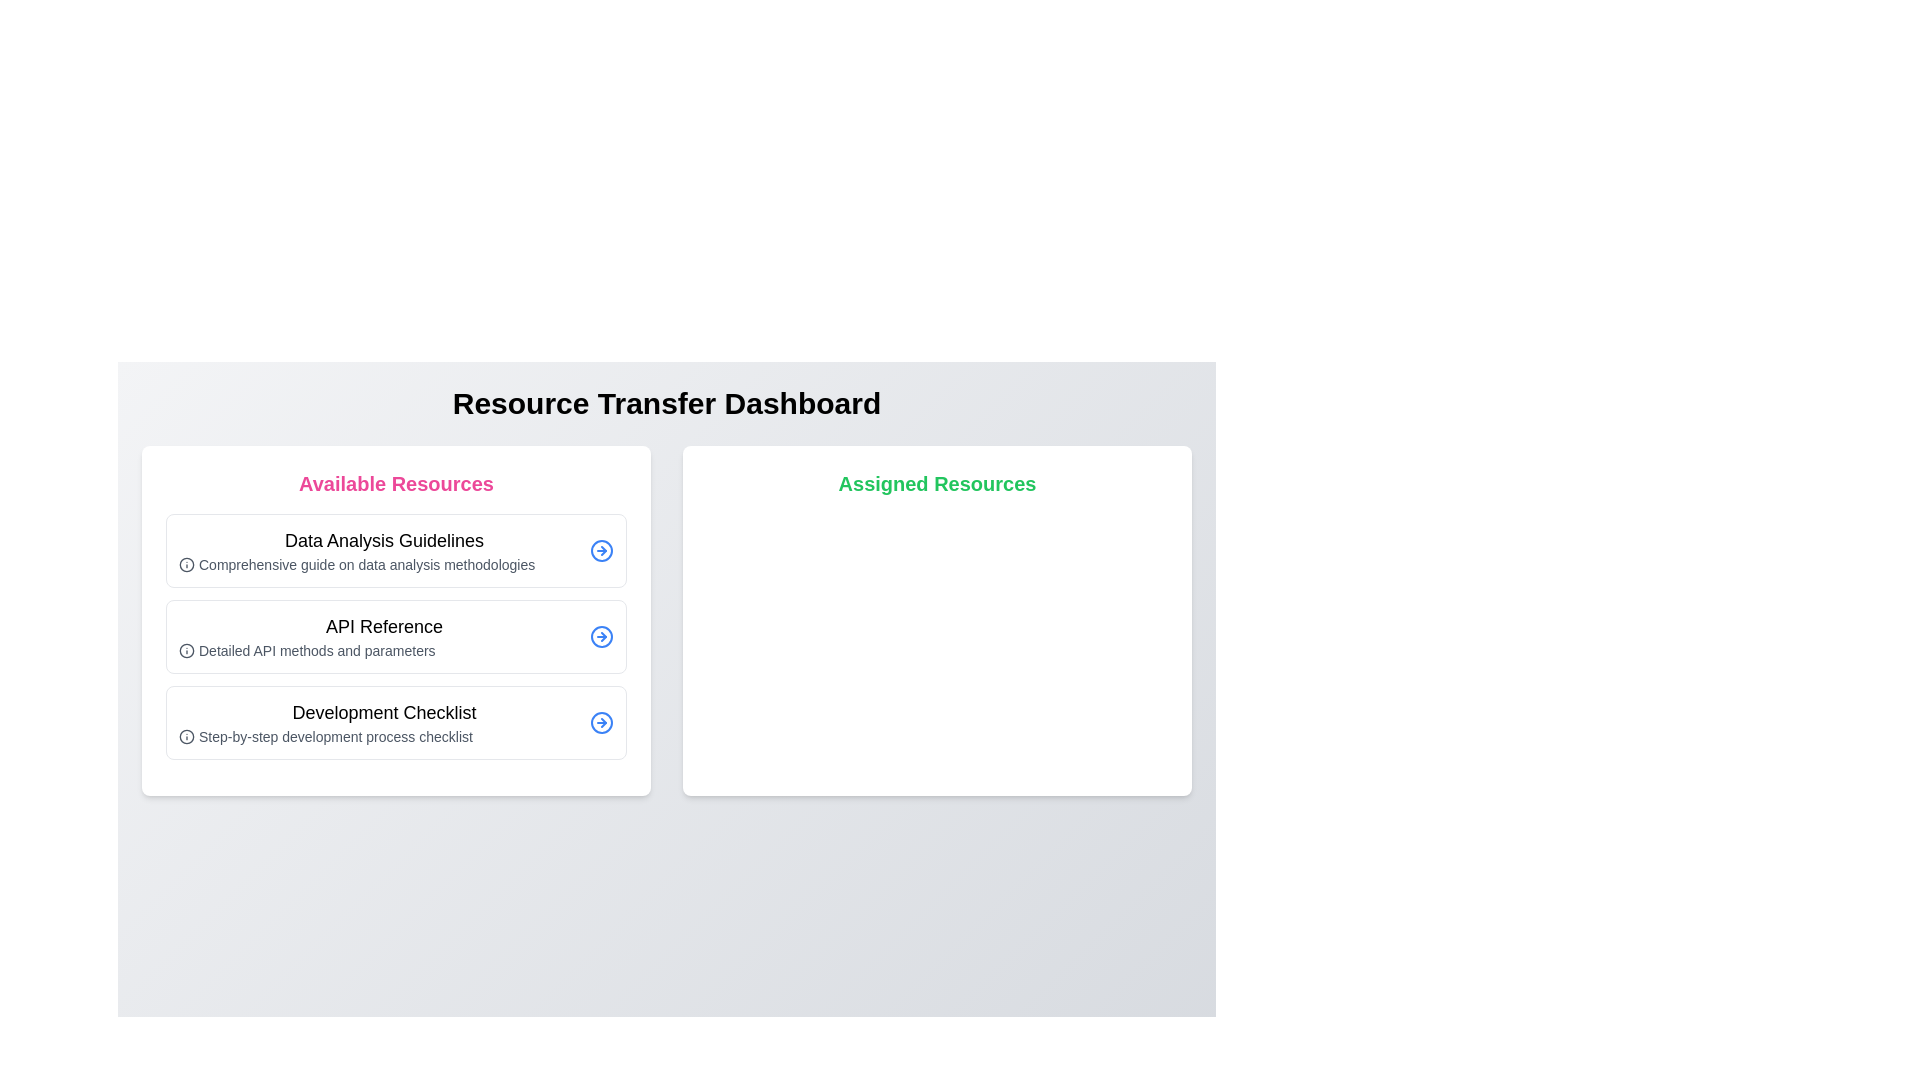 The width and height of the screenshot is (1920, 1080). What do you see at coordinates (384, 626) in the screenshot?
I see `the 'API Reference' text label located in the center column of the 'Available Resources' section on the left of the 'Resource Transfer Dashboard'` at bounding box center [384, 626].